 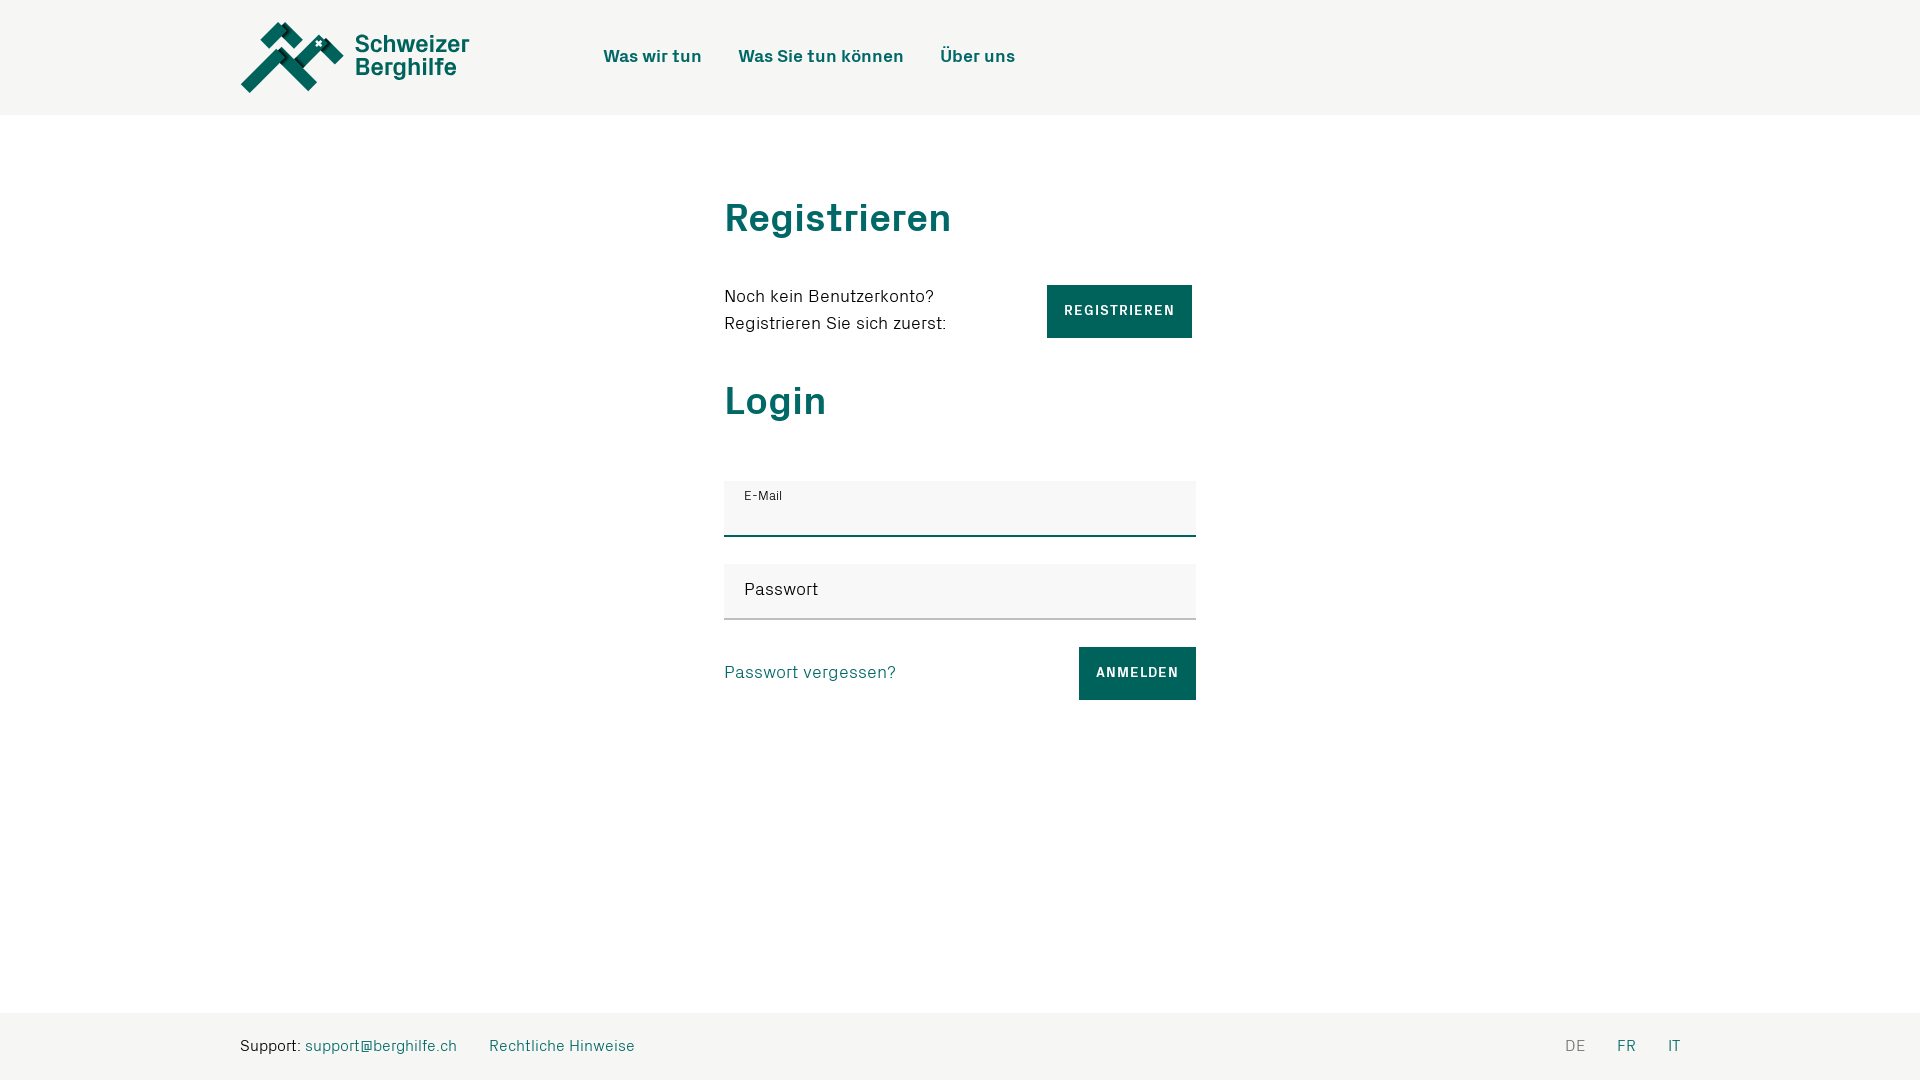 I want to click on 'Rechtliche Hinweise', so click(x=560, y=1045).